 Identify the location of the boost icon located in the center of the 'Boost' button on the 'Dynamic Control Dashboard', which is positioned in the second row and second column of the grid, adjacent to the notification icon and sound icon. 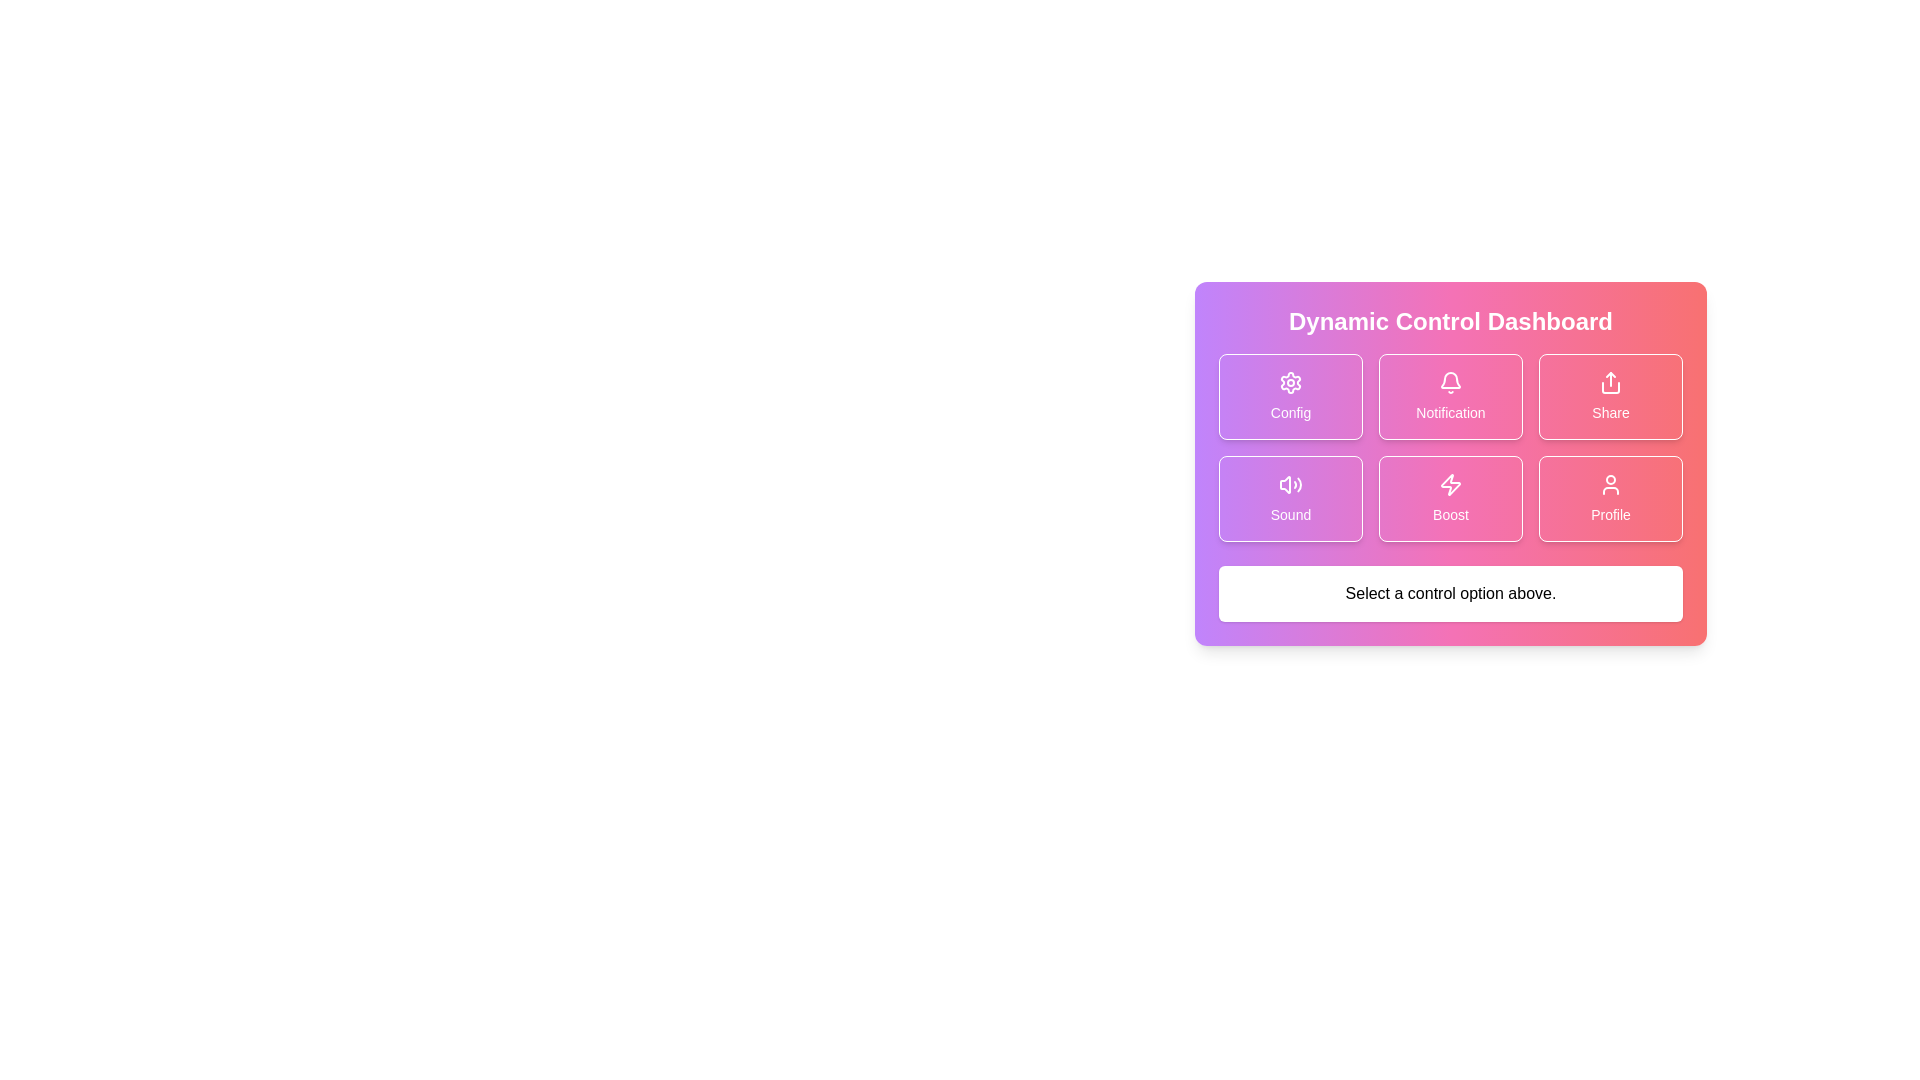
(1450, 485).